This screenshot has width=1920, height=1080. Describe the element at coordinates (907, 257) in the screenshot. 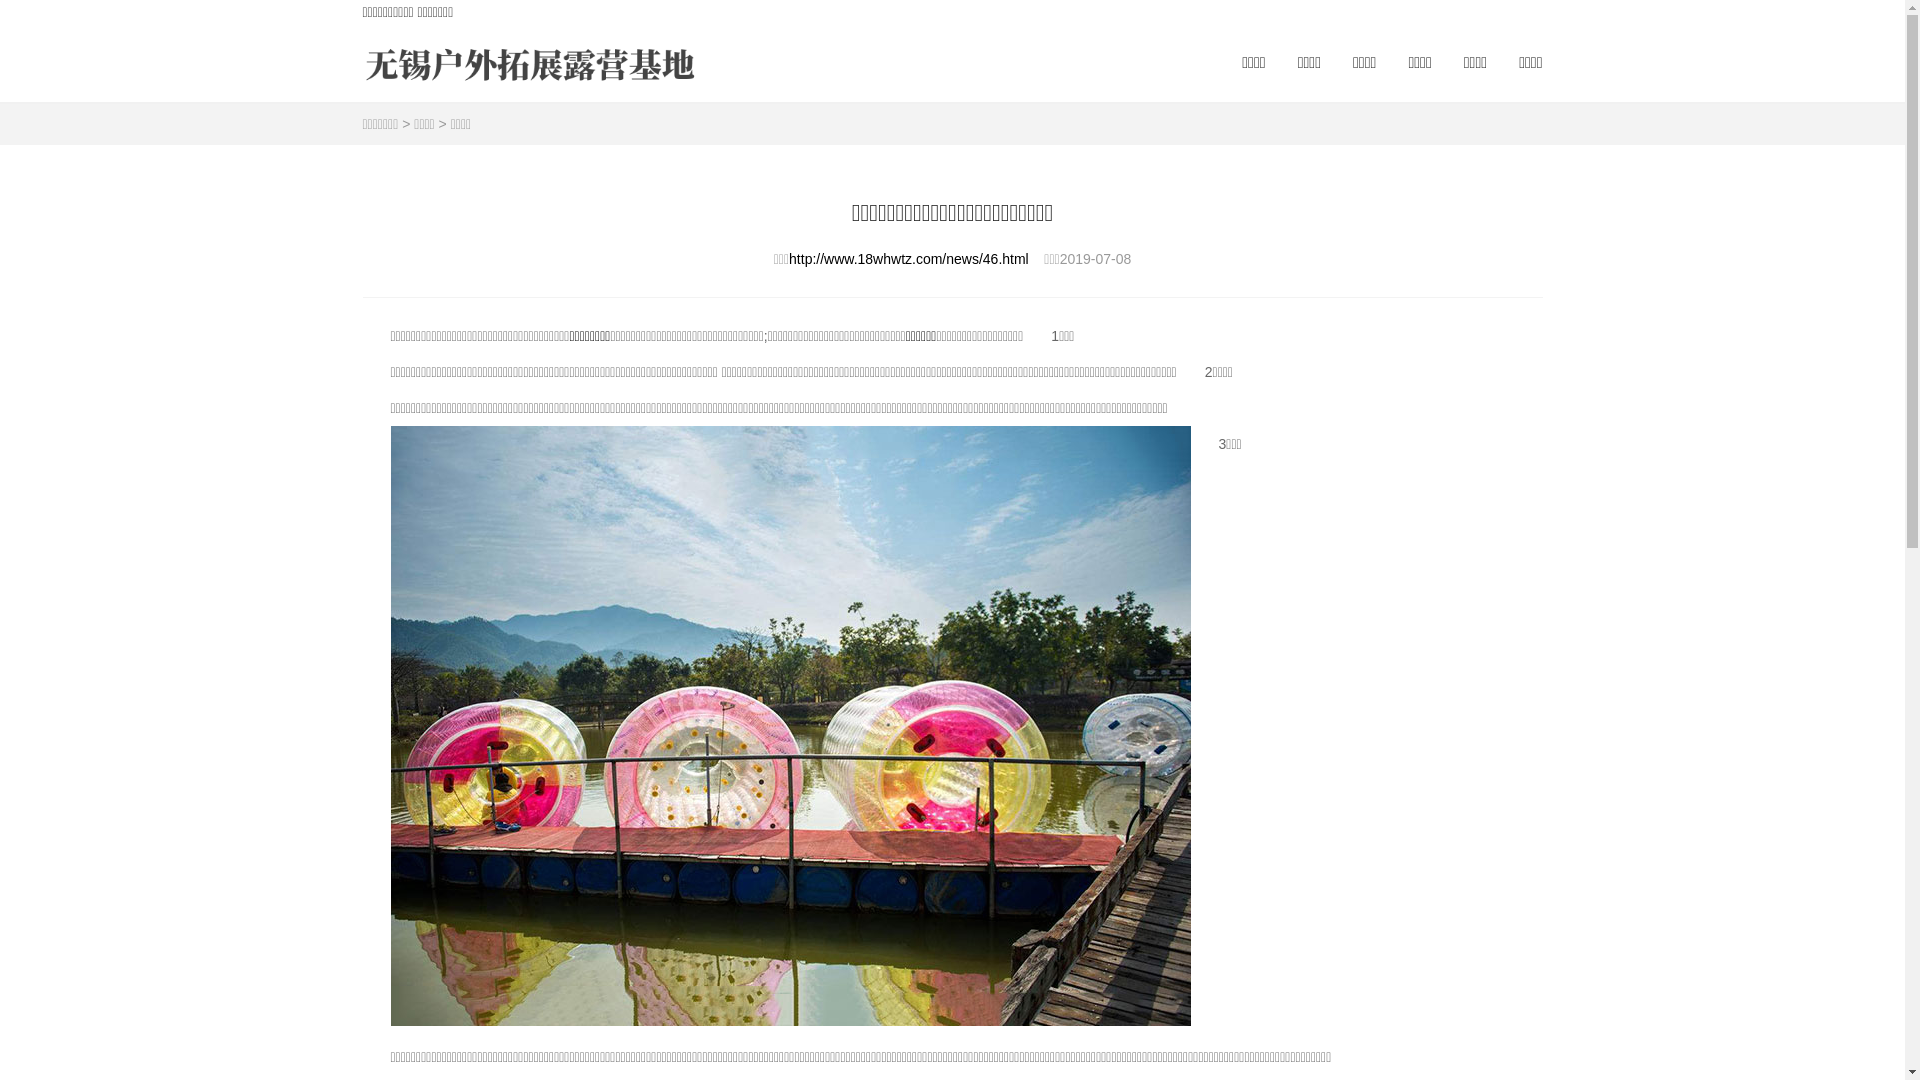

I see `'http://www.18whwtz.com/news/46.html'` at that location.